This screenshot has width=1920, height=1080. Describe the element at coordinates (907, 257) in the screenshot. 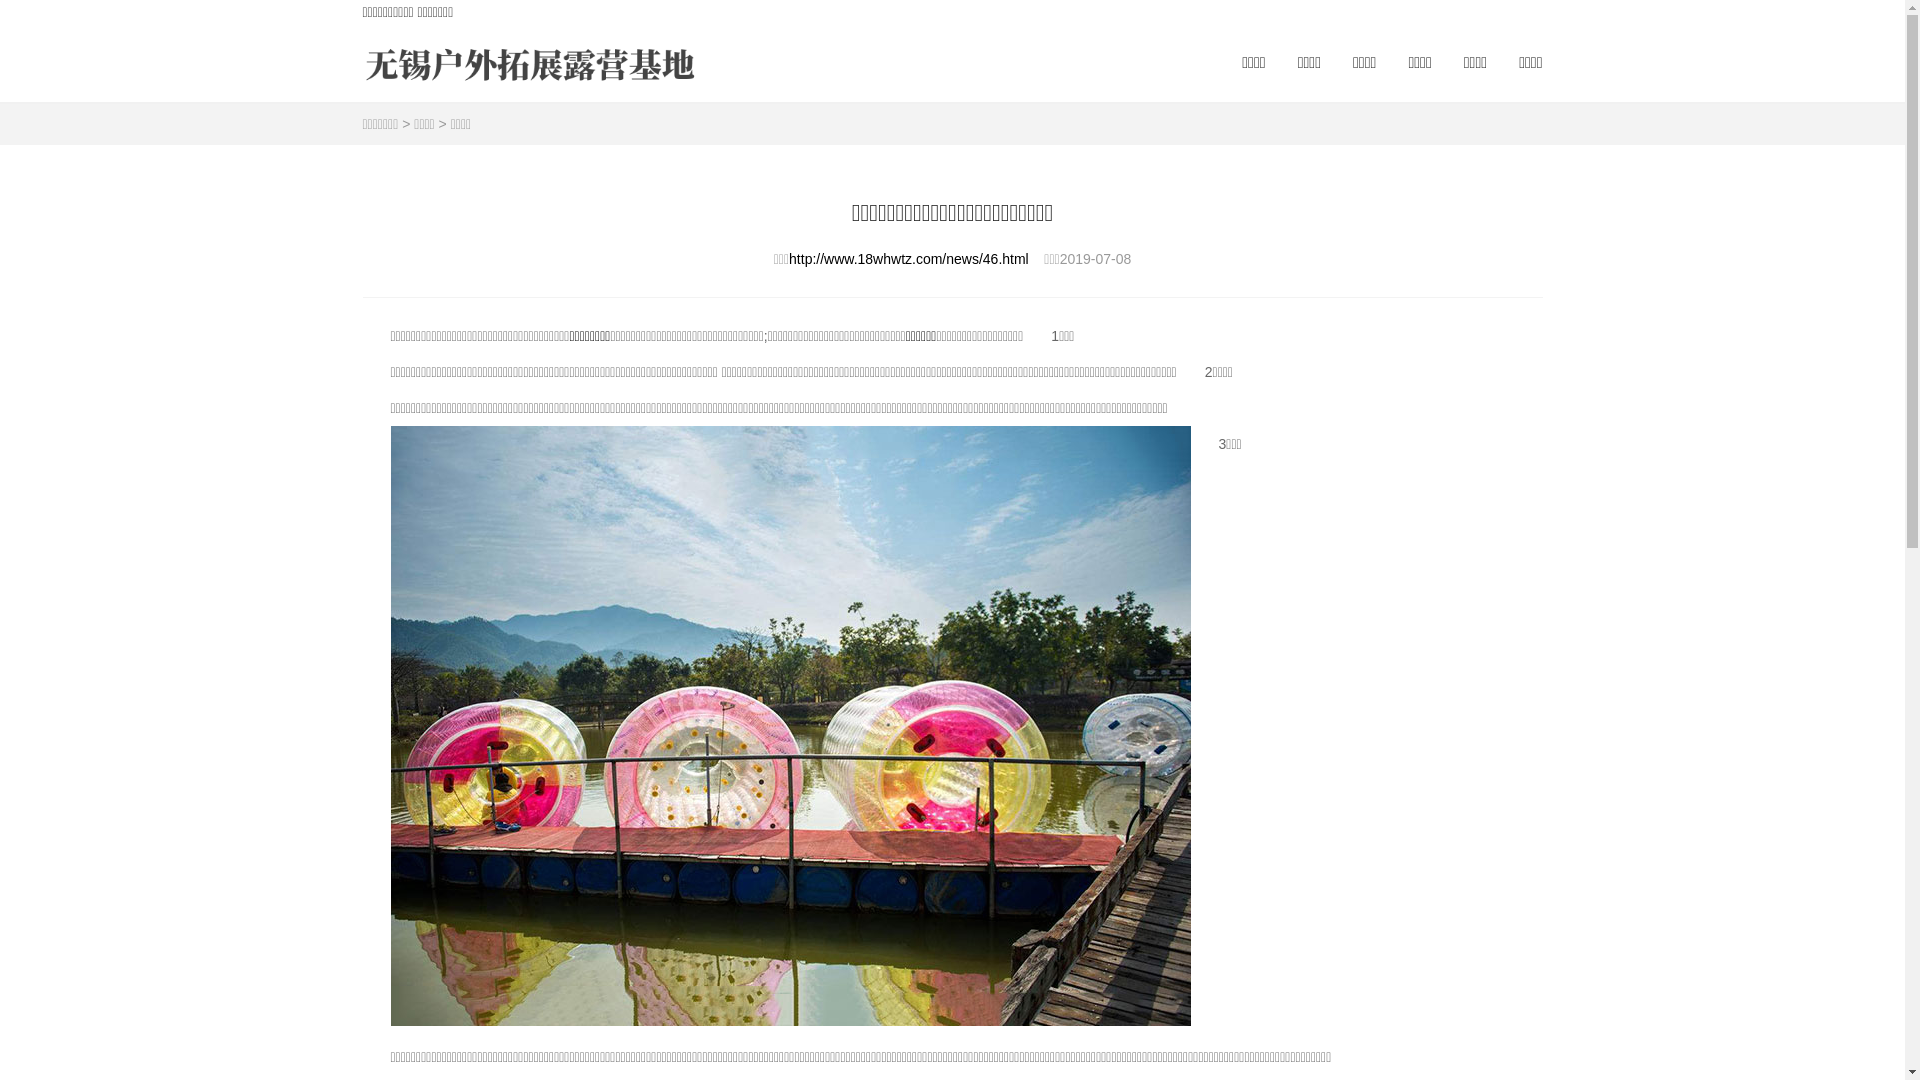

I see `'http://www.18whwtz.com/news/46.html'` at that location.